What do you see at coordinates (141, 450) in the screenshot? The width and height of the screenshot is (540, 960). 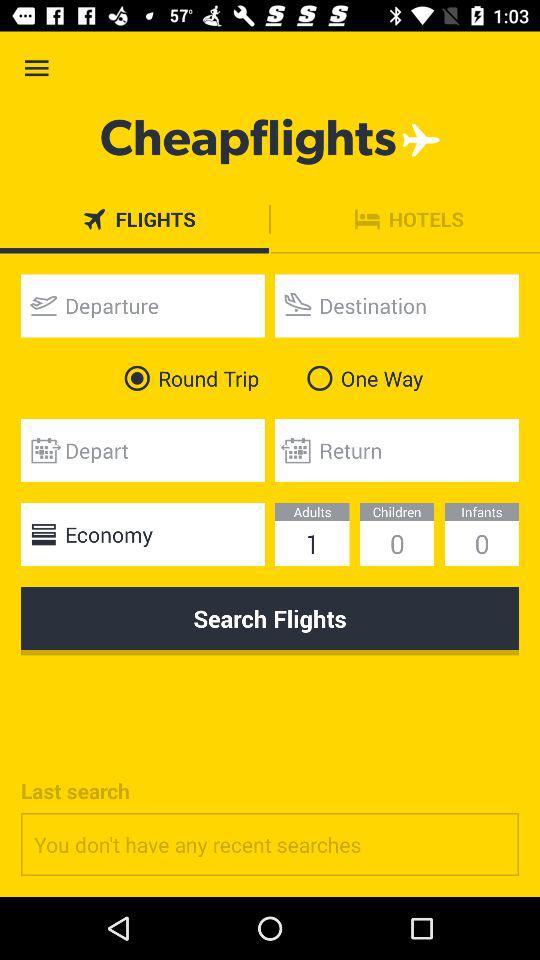 I see `date` at bounding box center [141, 450].